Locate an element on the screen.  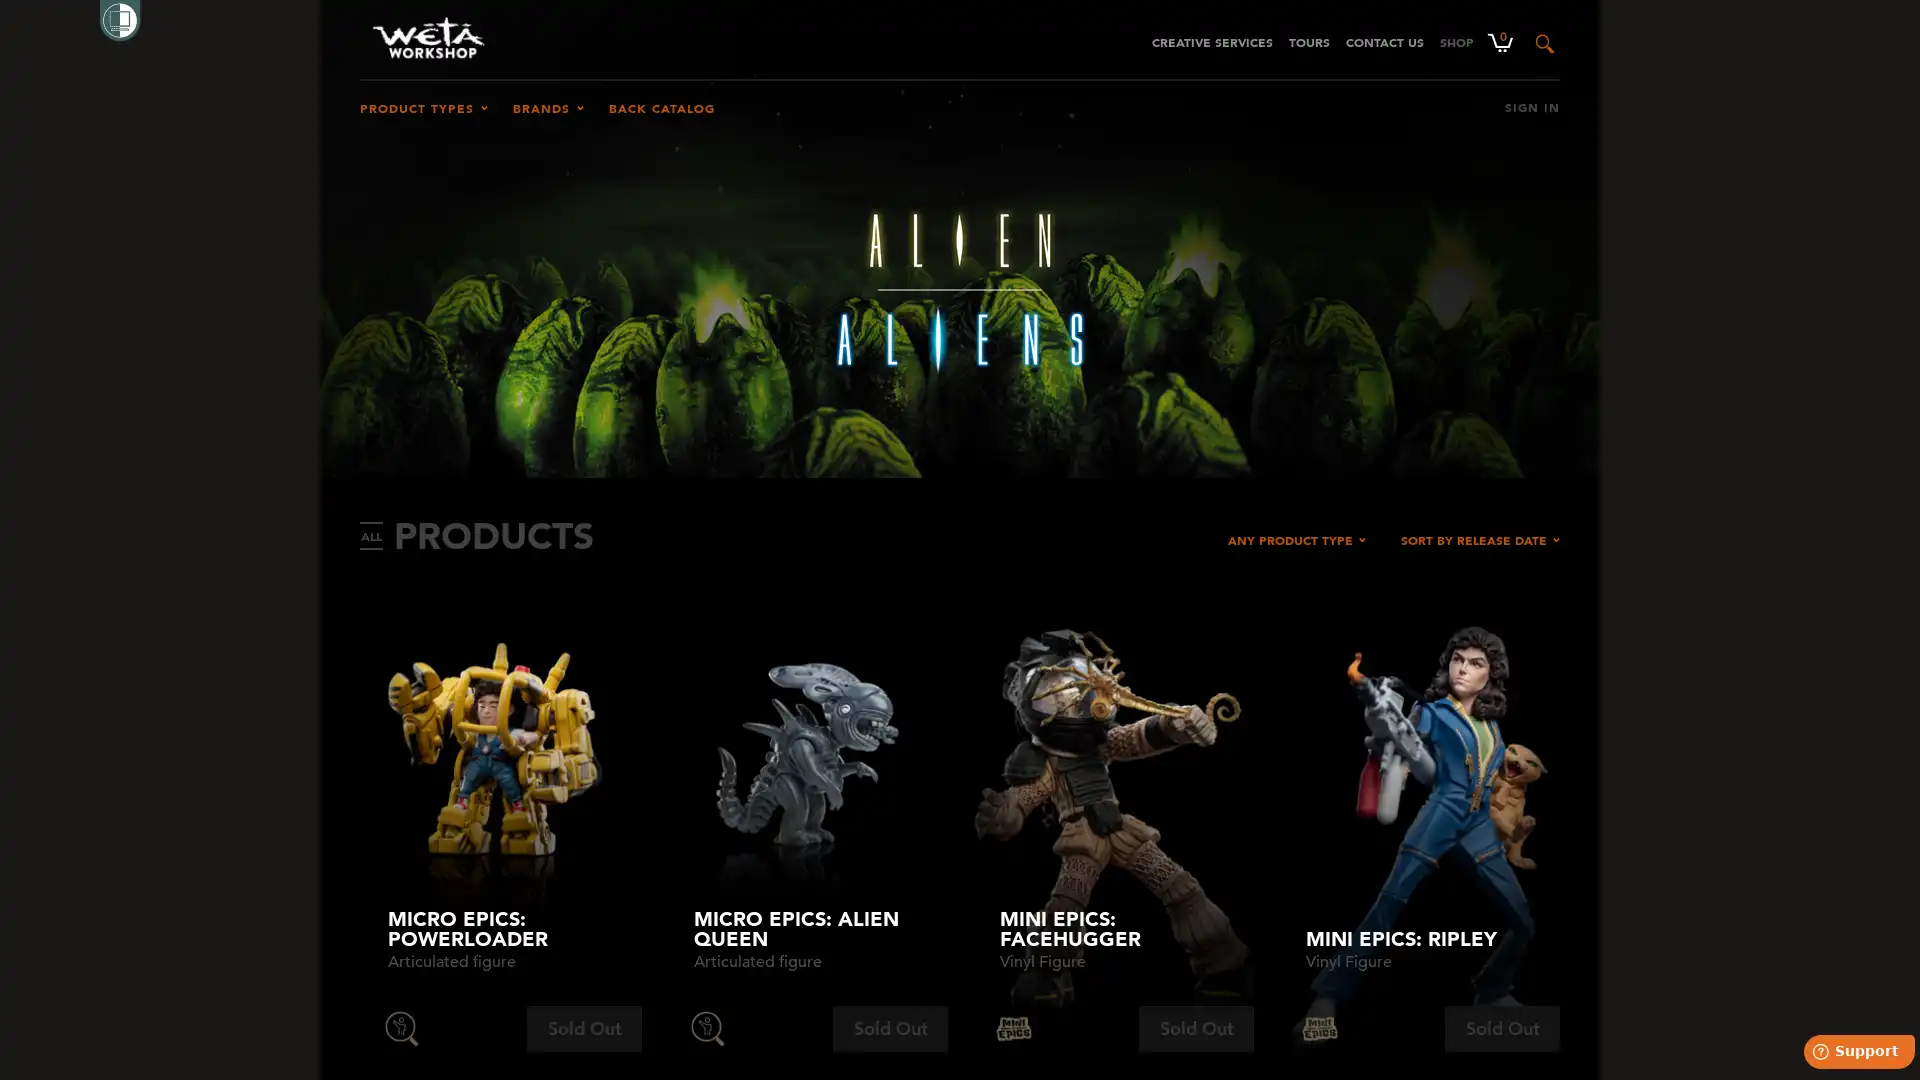
Sold Out is located at coordinates (889, 1029).